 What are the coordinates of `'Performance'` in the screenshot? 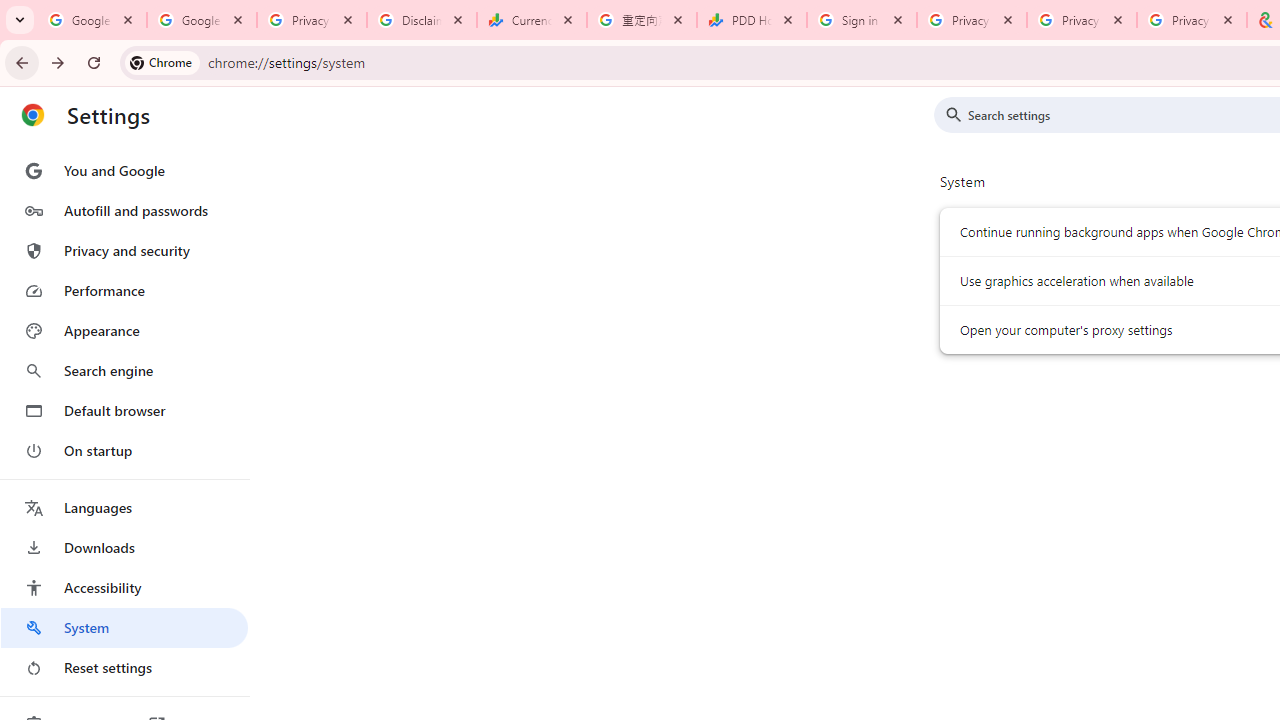 It's located at (123, 290).